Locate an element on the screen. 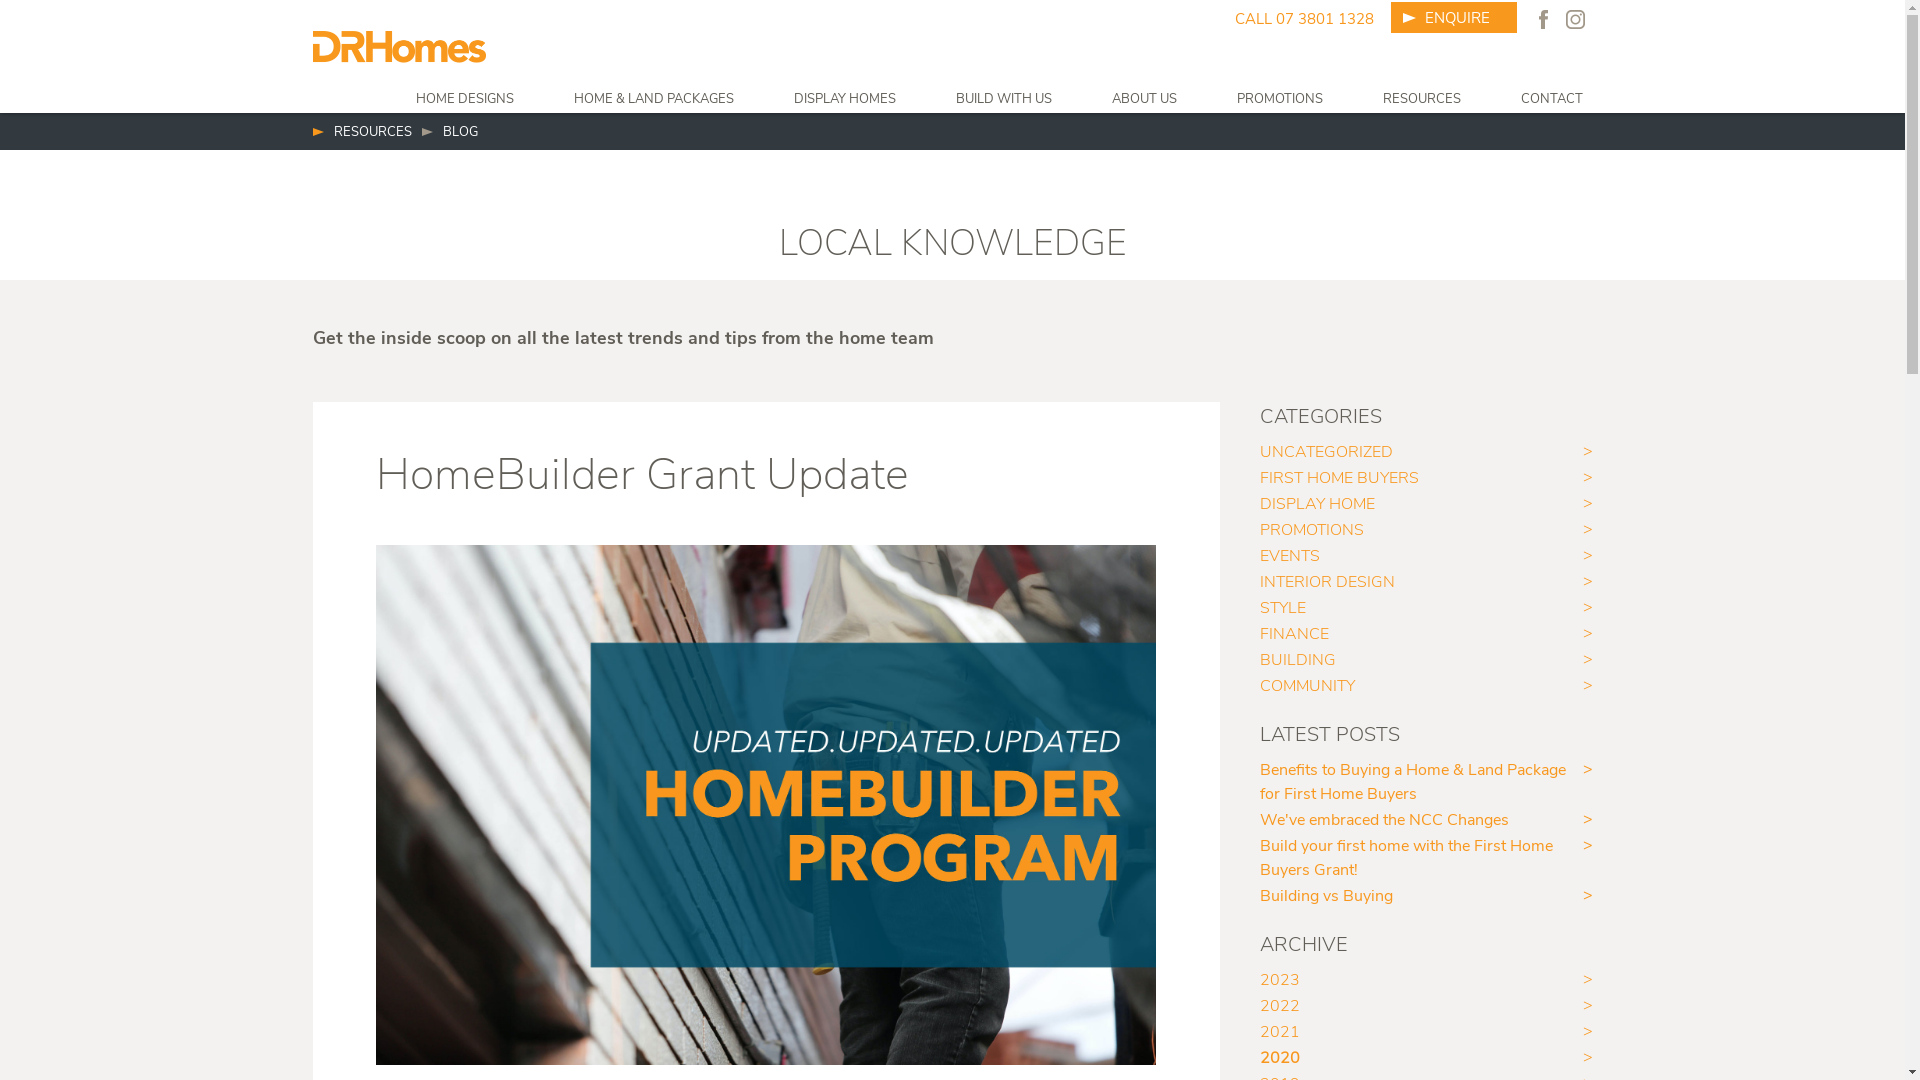 The image size is (1920, 1080). 'UNCATEGORIZED' is located at coordinates (1424, 451).